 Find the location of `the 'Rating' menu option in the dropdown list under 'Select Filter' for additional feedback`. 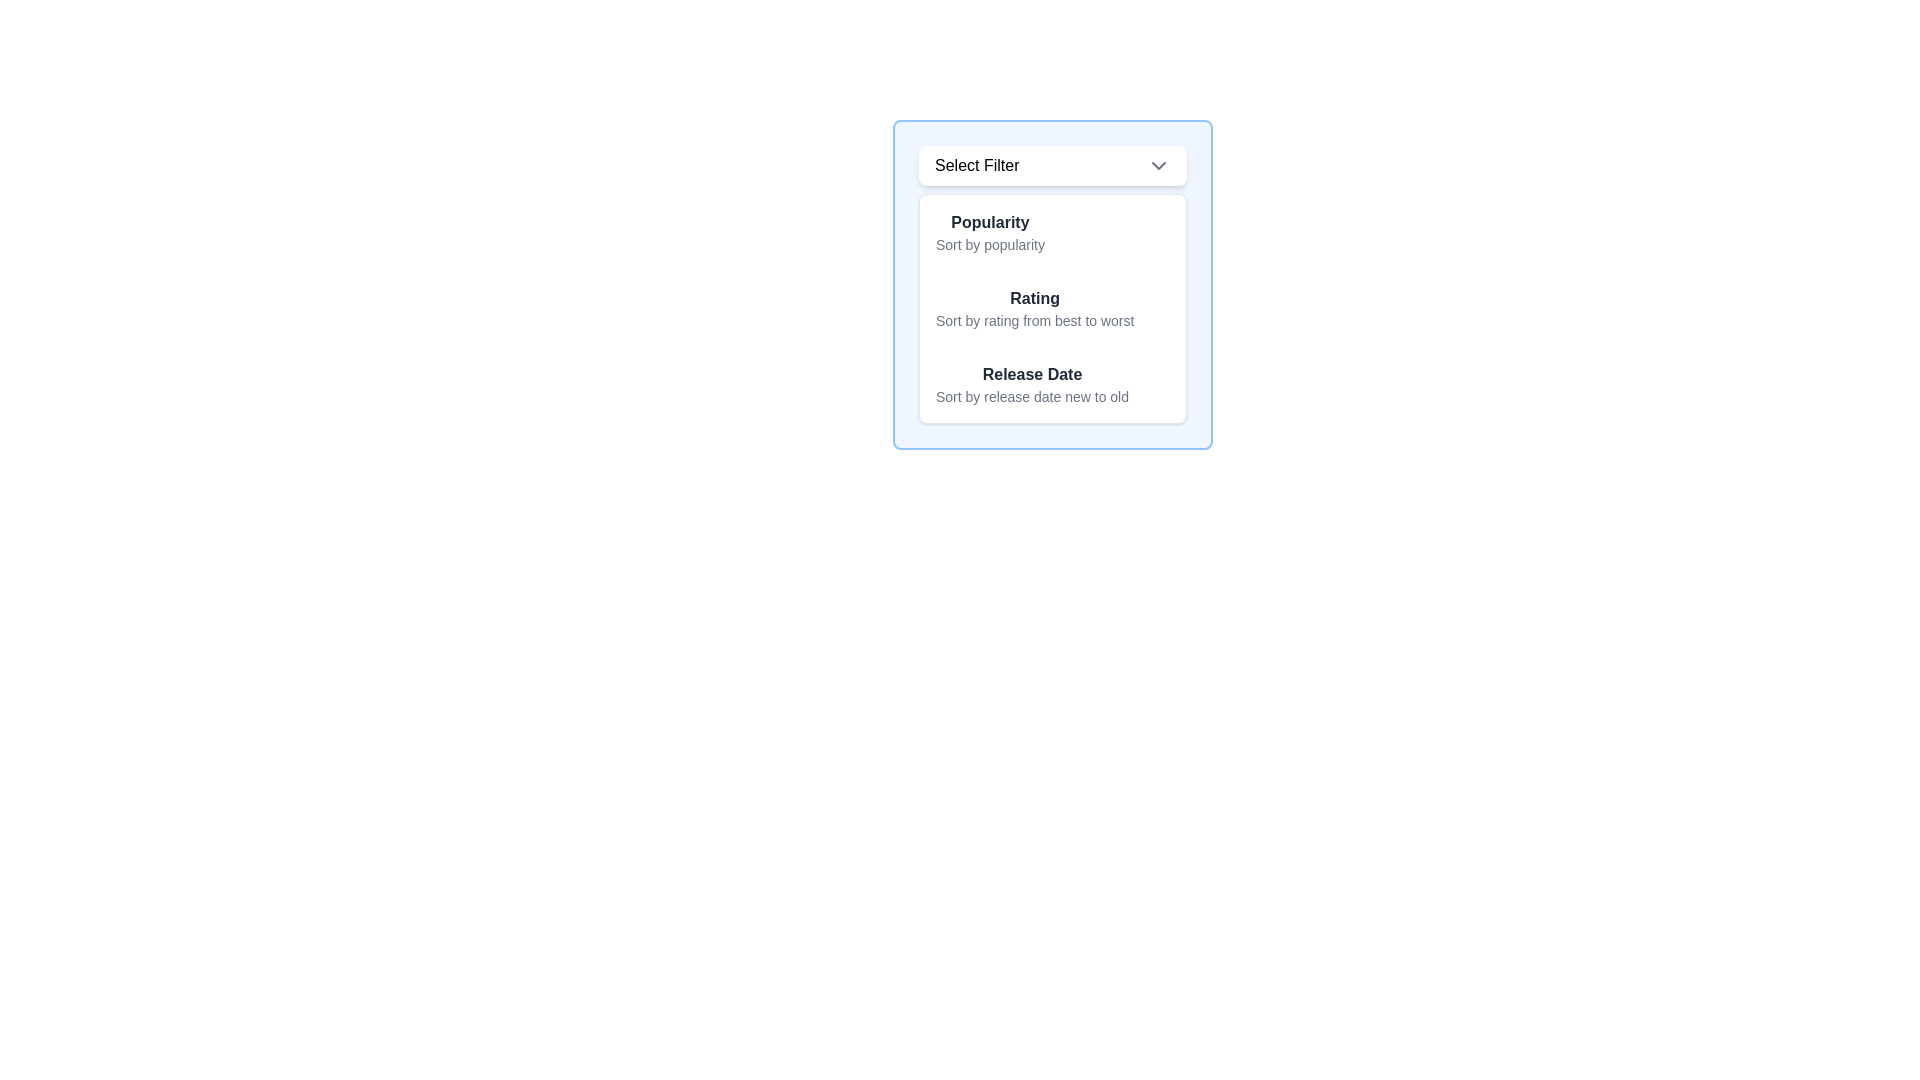

the 'Rating' menu option in the dropdown list under 'Select Filter' for additional feedback is located at coordinates (1035, 308).